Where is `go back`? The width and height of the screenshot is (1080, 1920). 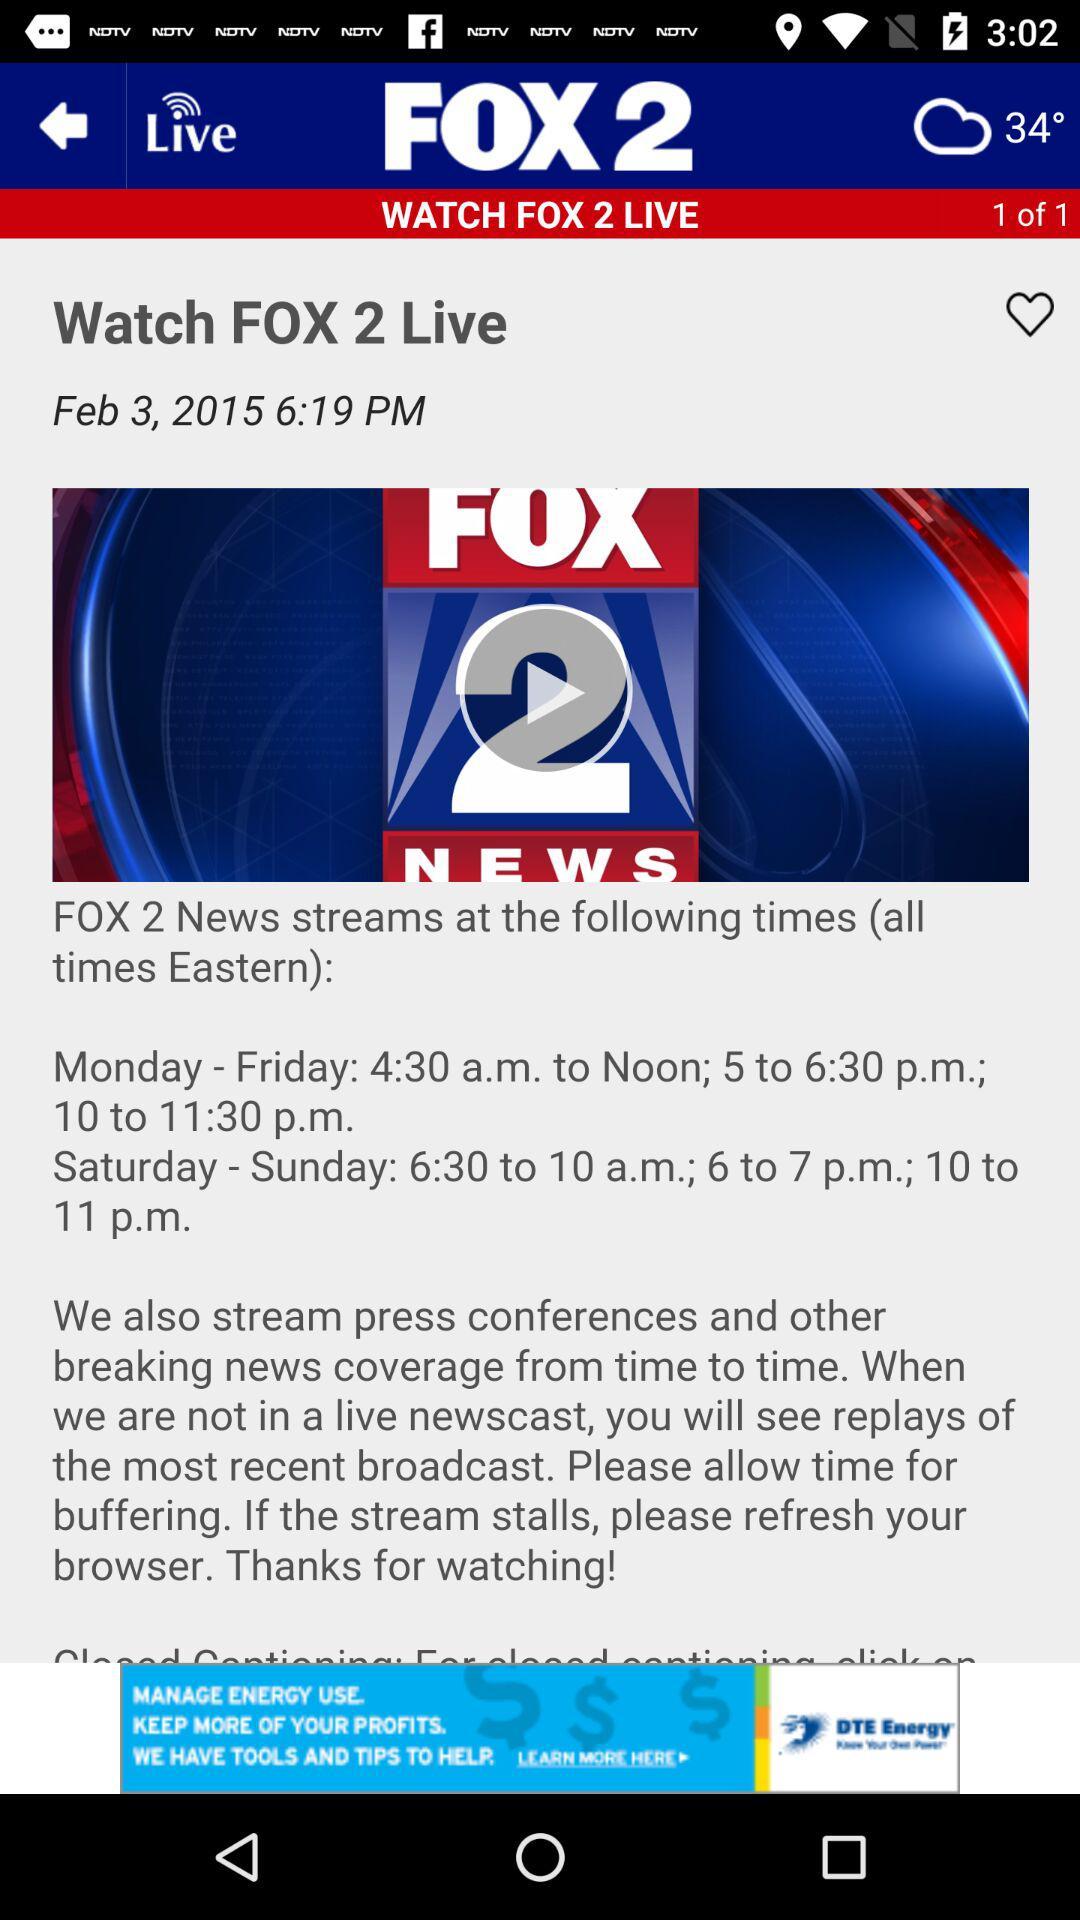 go back is located at coordinates (61, 124).